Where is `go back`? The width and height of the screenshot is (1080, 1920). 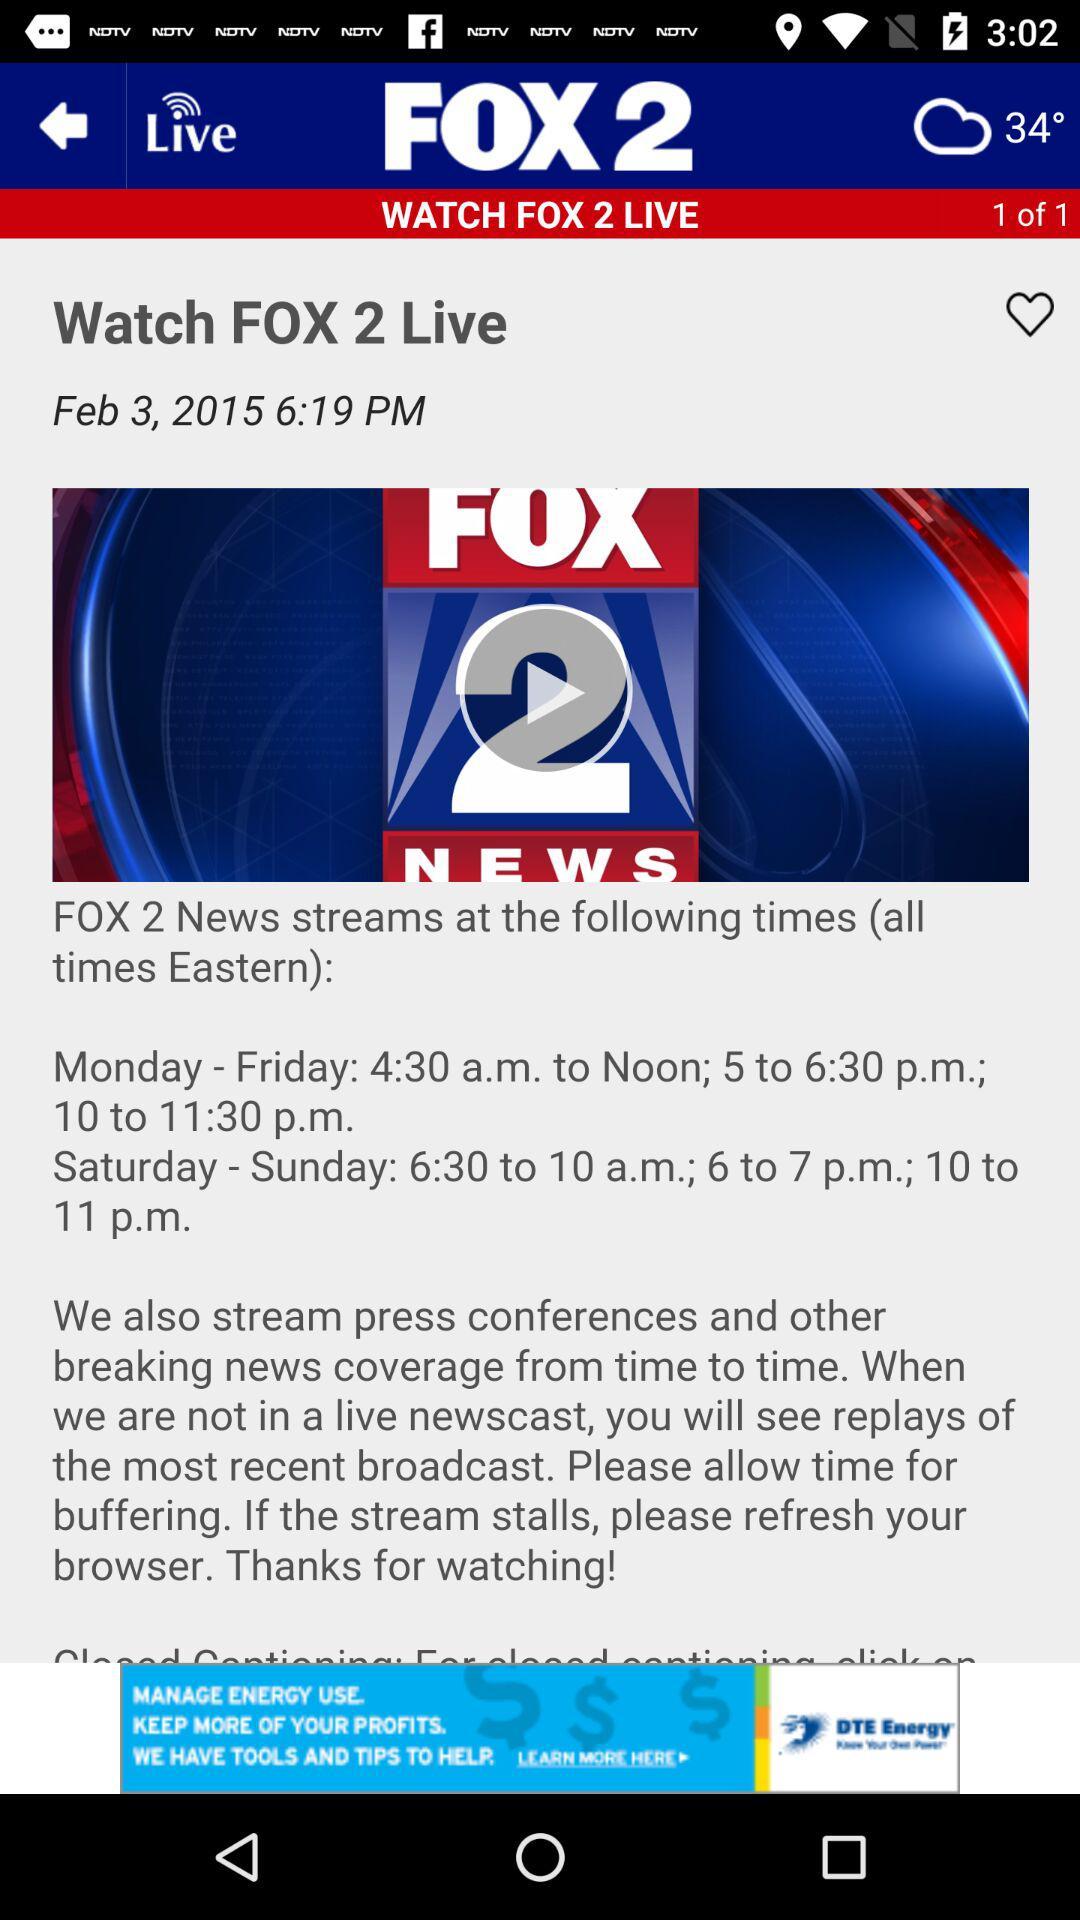 go back is located at coordinates (61, 124).